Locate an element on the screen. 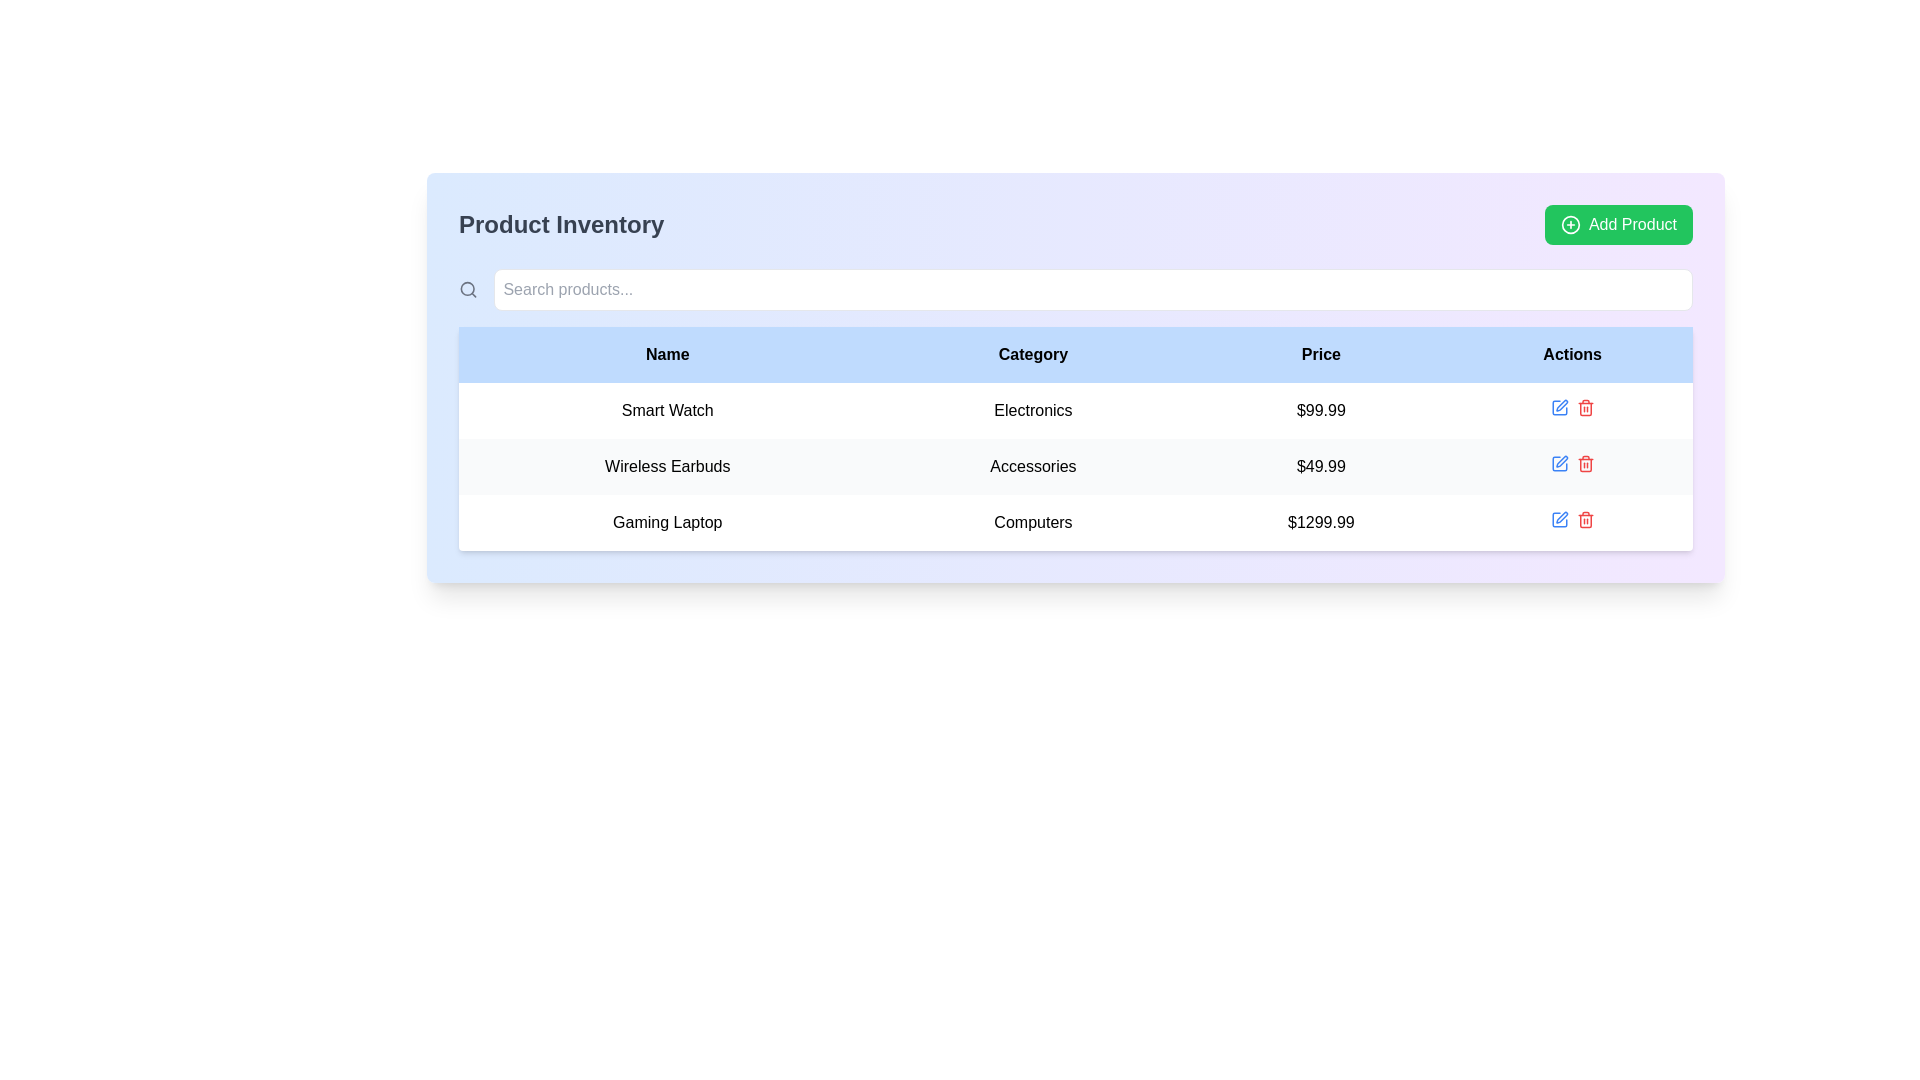 The height and width of the screenshot is (1080, 1920). the SVG circle element that is part of the 'Add Product' button, positioned centrally within the button's area is located at coordinates (1569, 224).